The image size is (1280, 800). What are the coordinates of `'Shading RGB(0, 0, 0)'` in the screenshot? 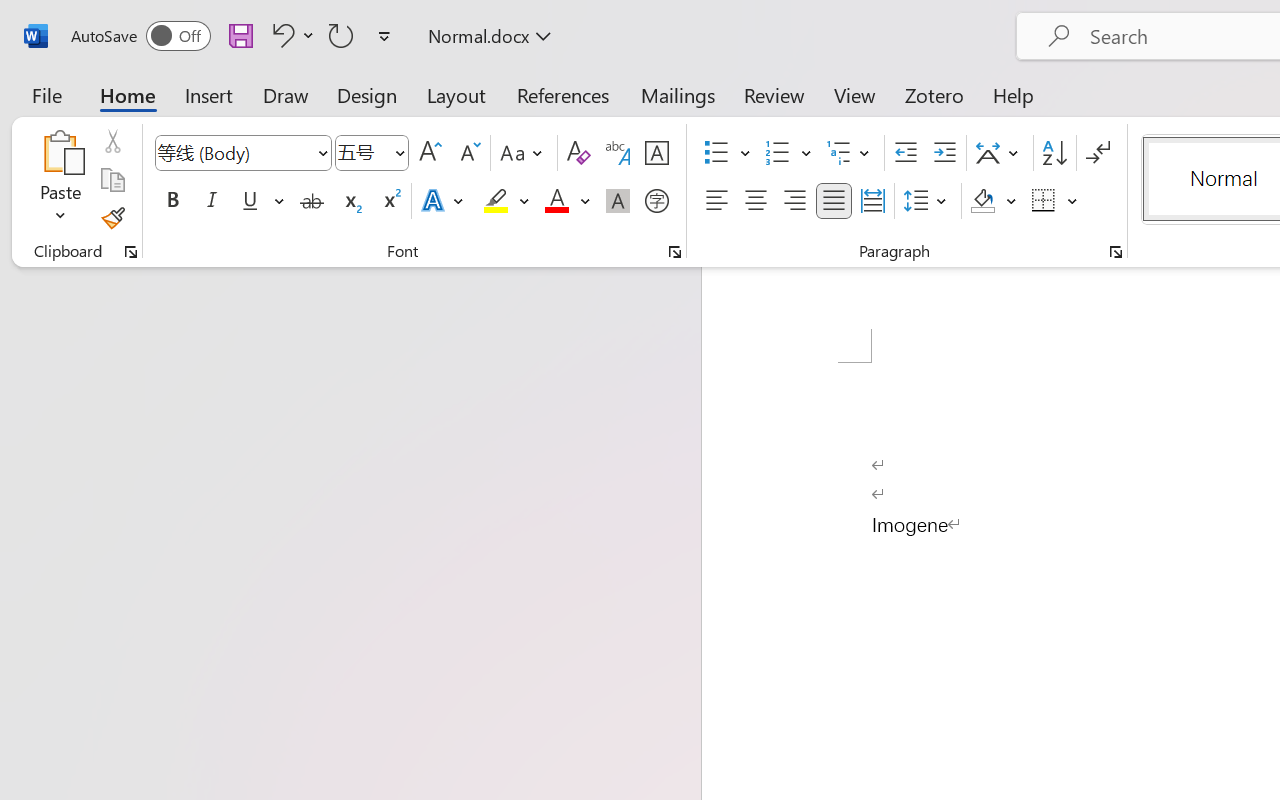 It's located at (983, 201).